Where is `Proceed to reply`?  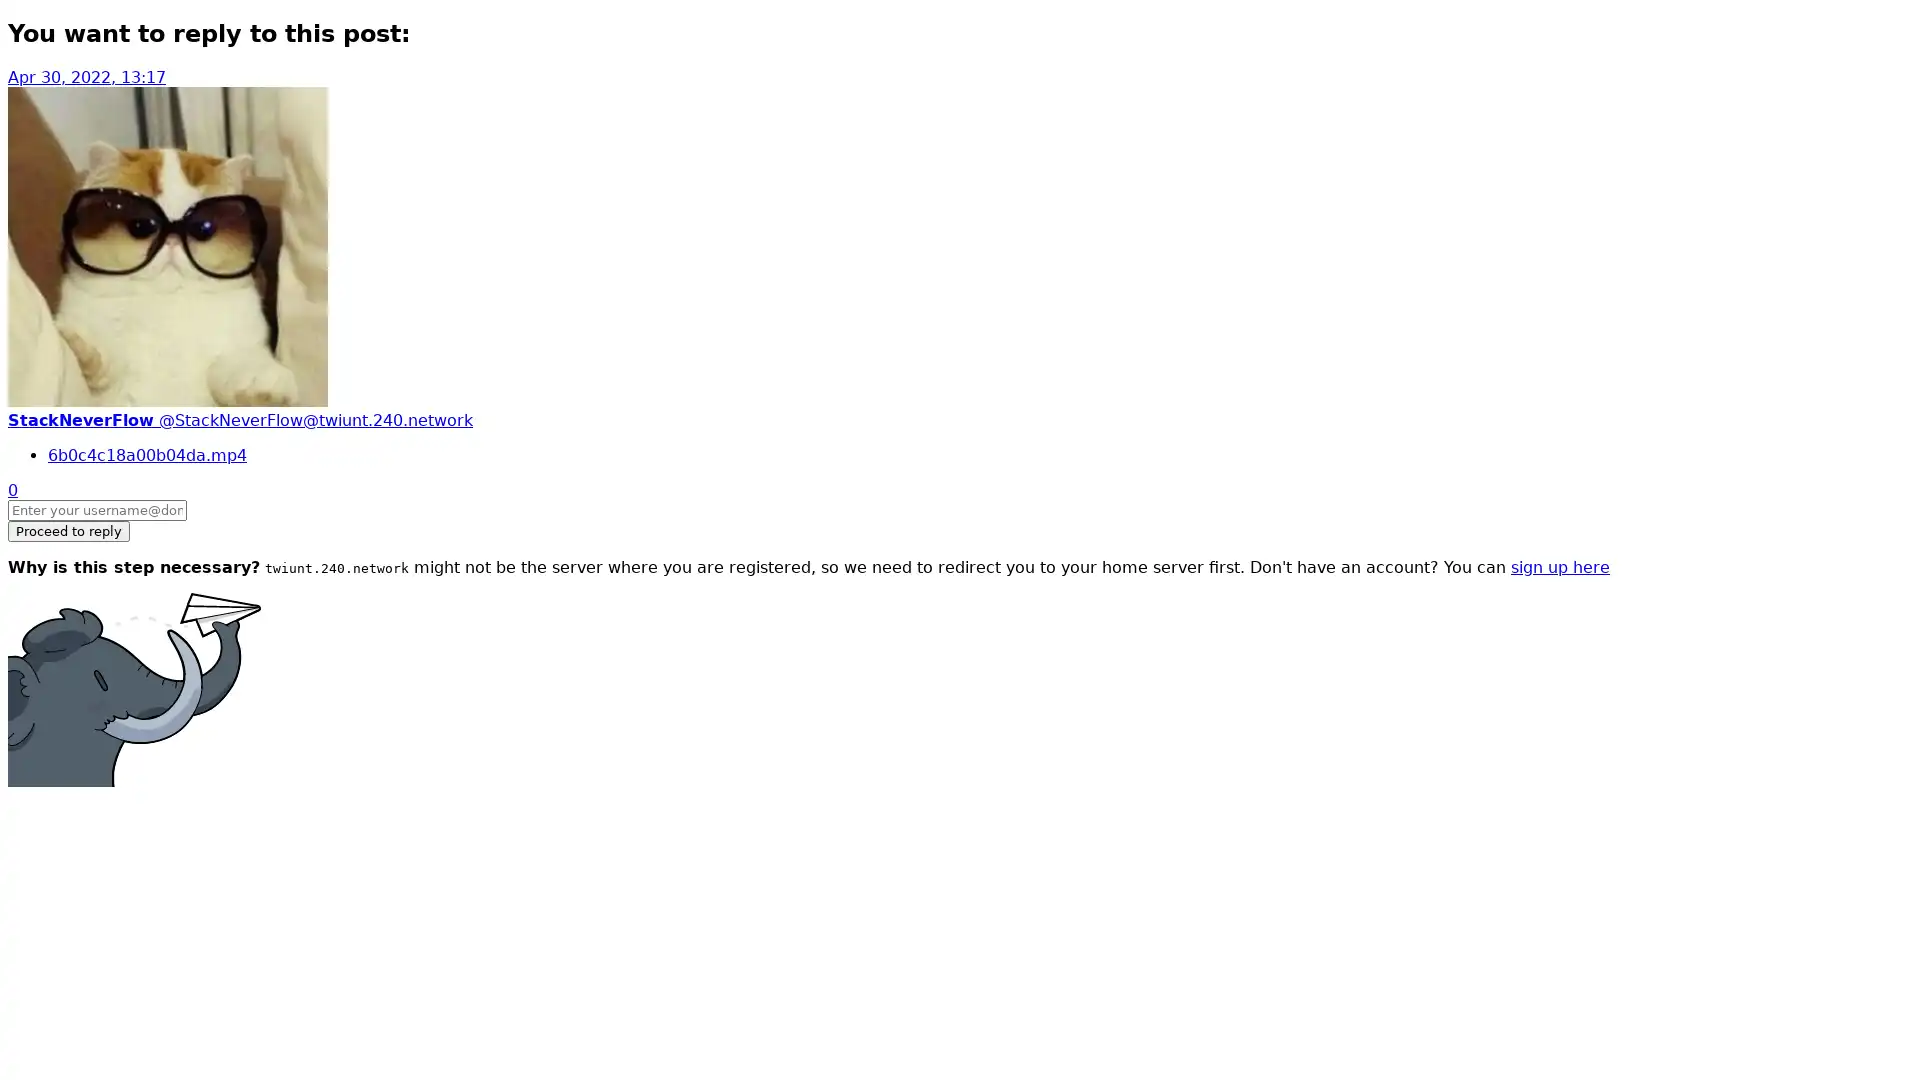 Proceed to reply is located at coordinates (68, 529).